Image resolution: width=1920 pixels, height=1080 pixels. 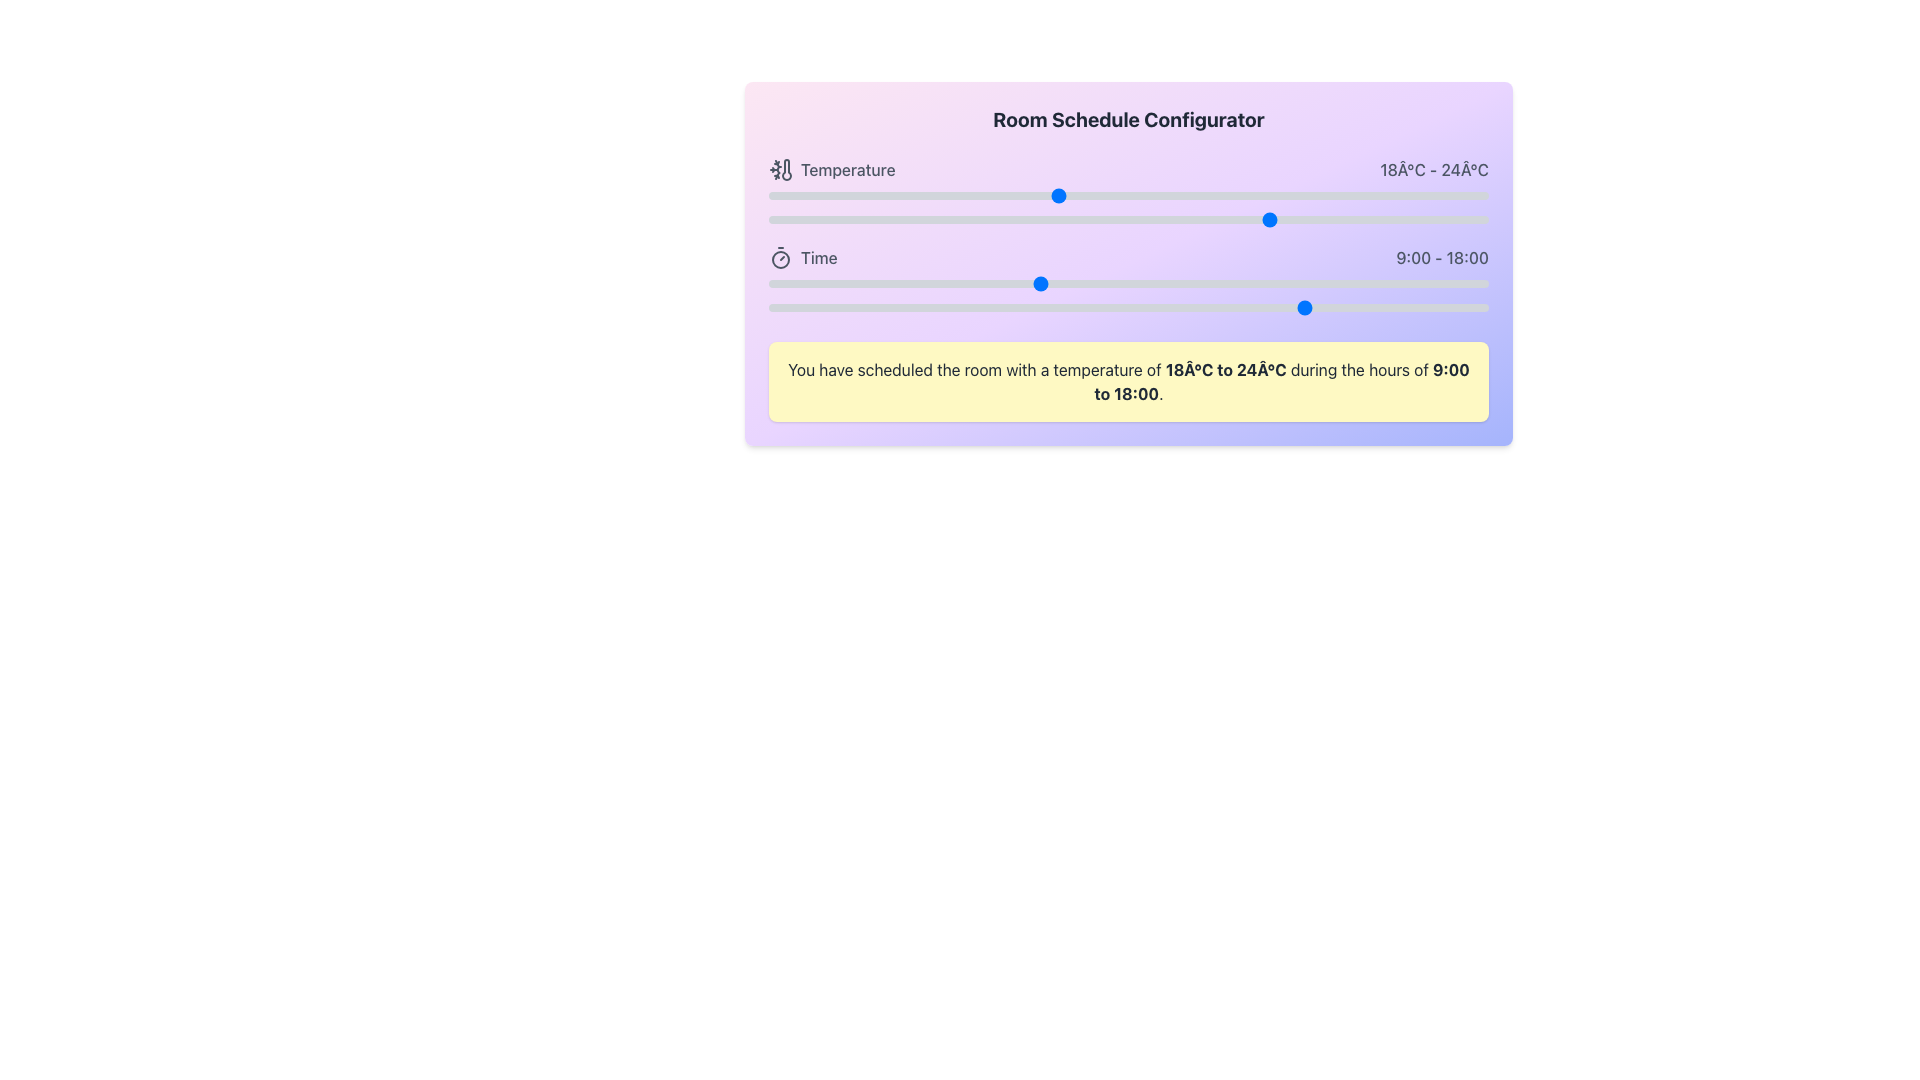 I want to click on the time, so click(x=1098, y=308).